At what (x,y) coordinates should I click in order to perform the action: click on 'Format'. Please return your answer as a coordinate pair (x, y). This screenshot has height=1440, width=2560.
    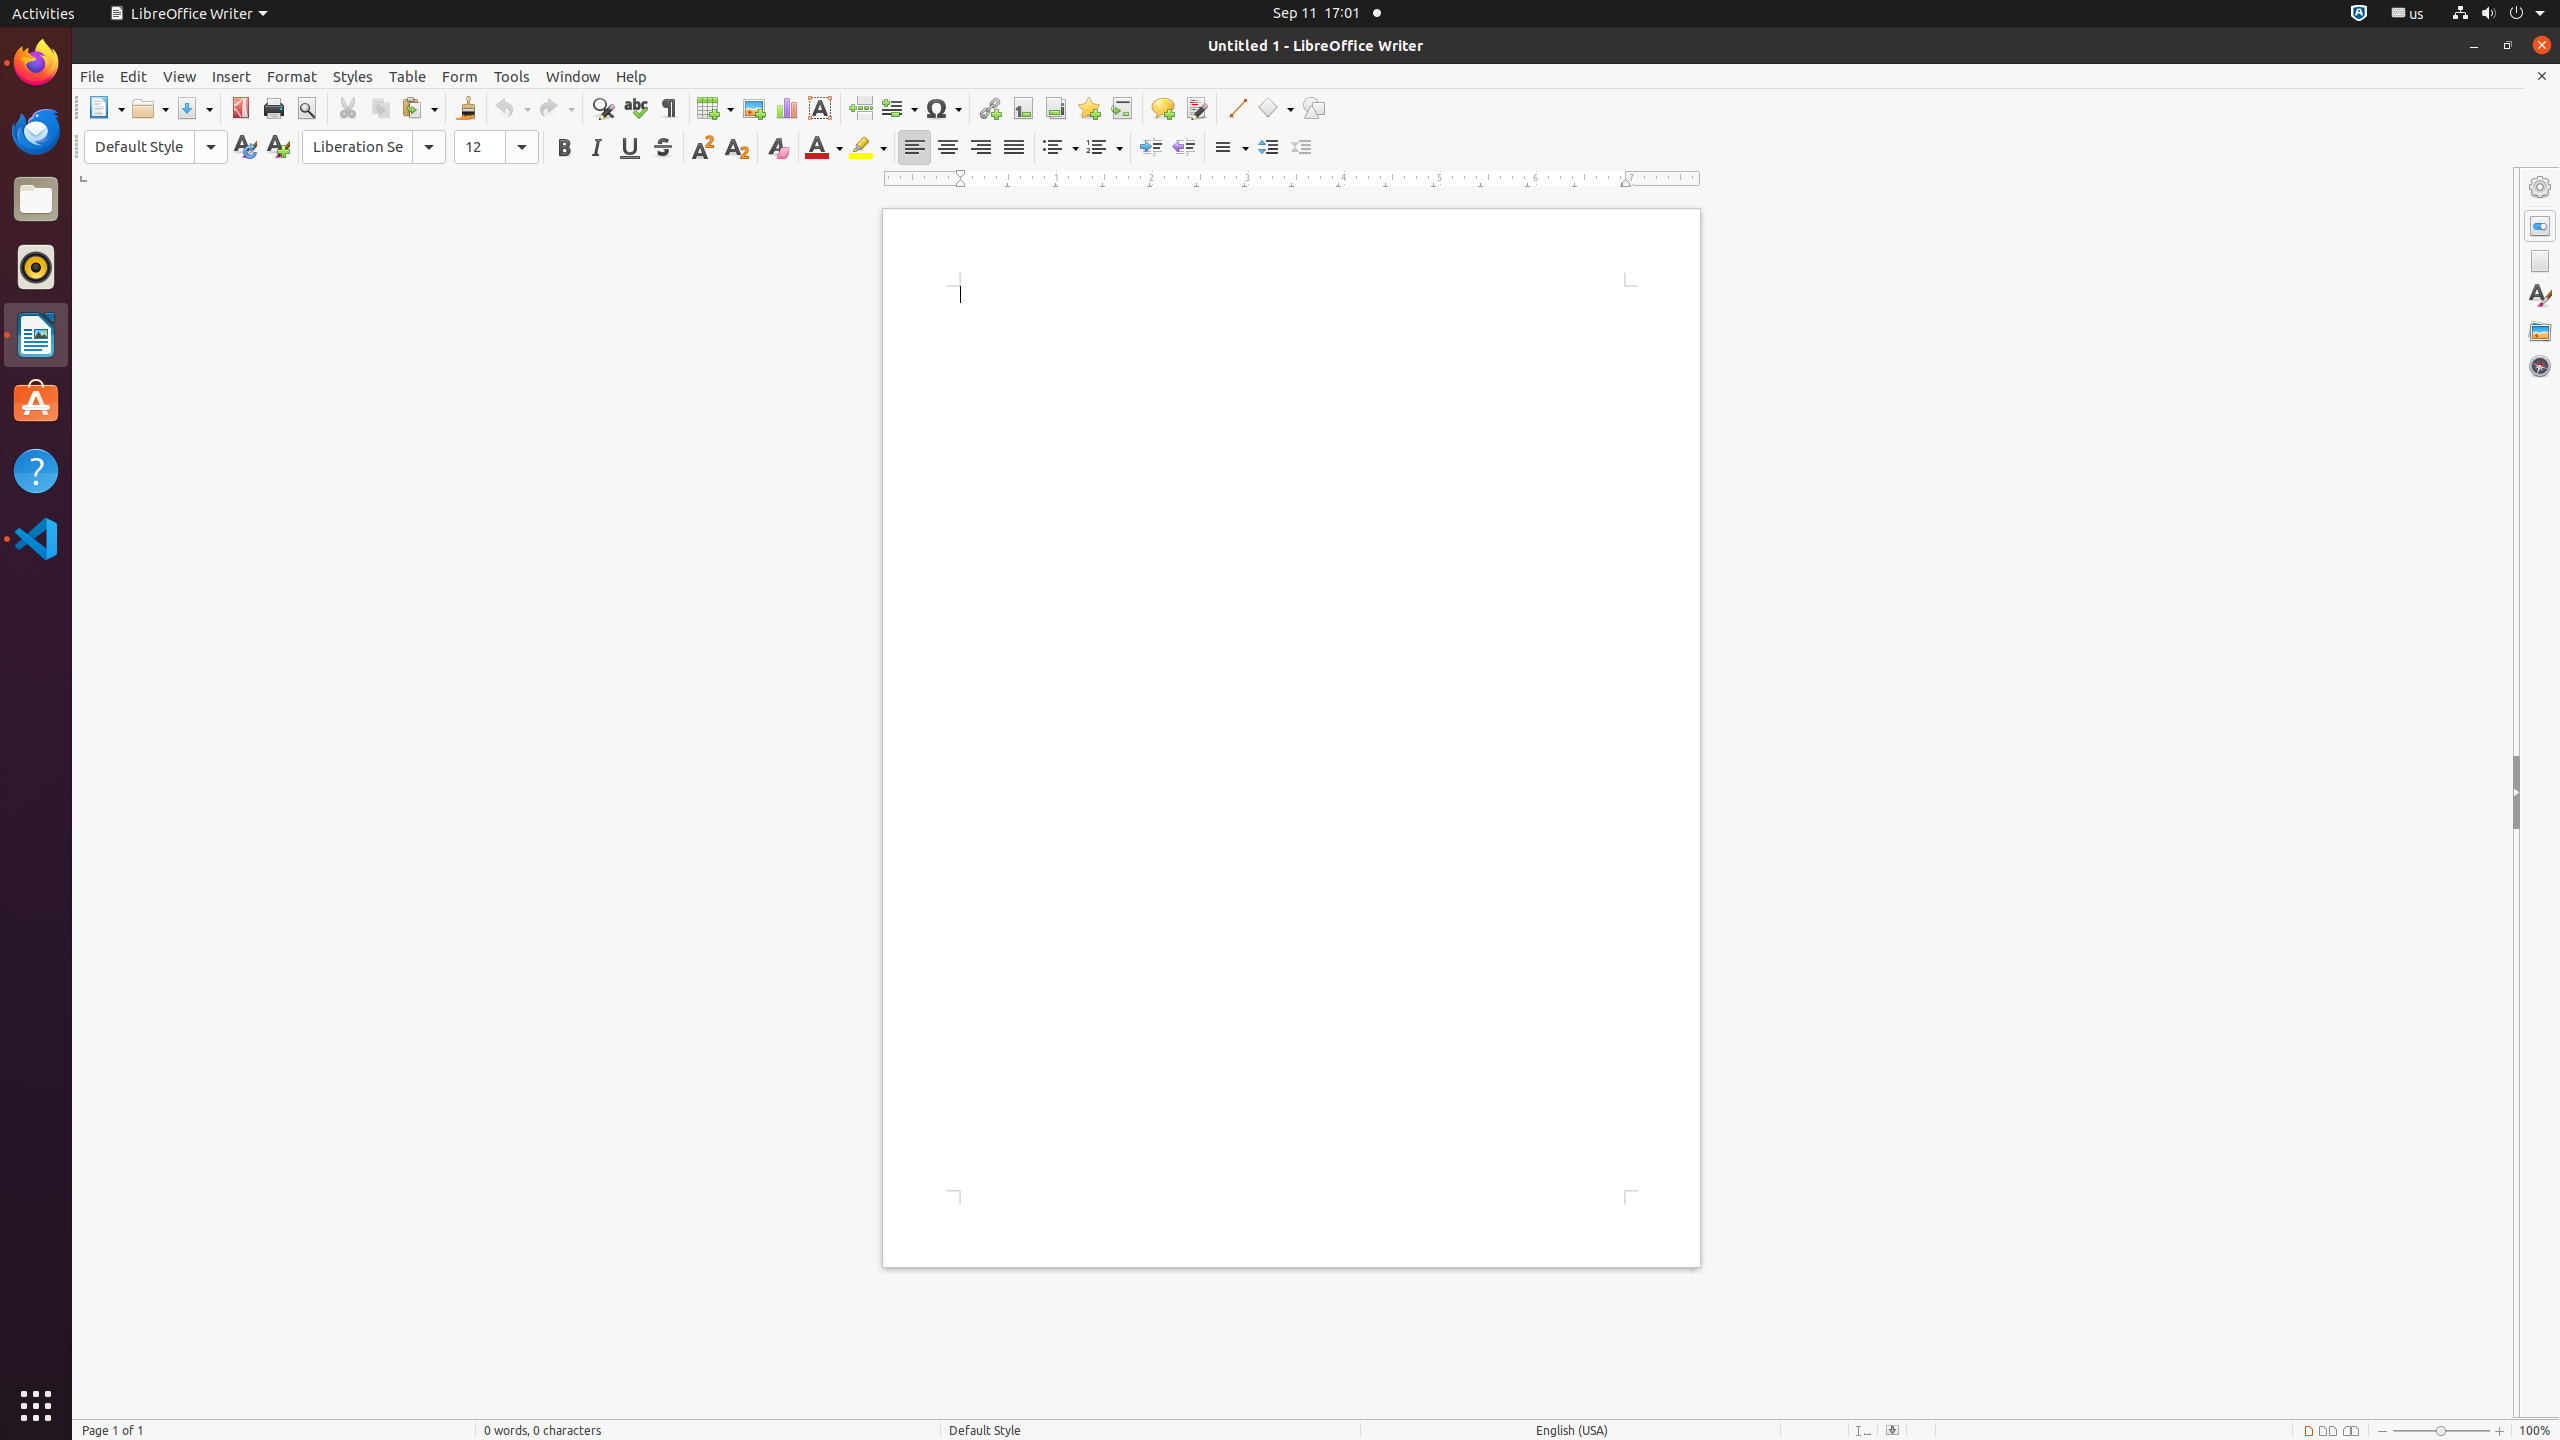
    Looking at the image, I should click on (292, 76).